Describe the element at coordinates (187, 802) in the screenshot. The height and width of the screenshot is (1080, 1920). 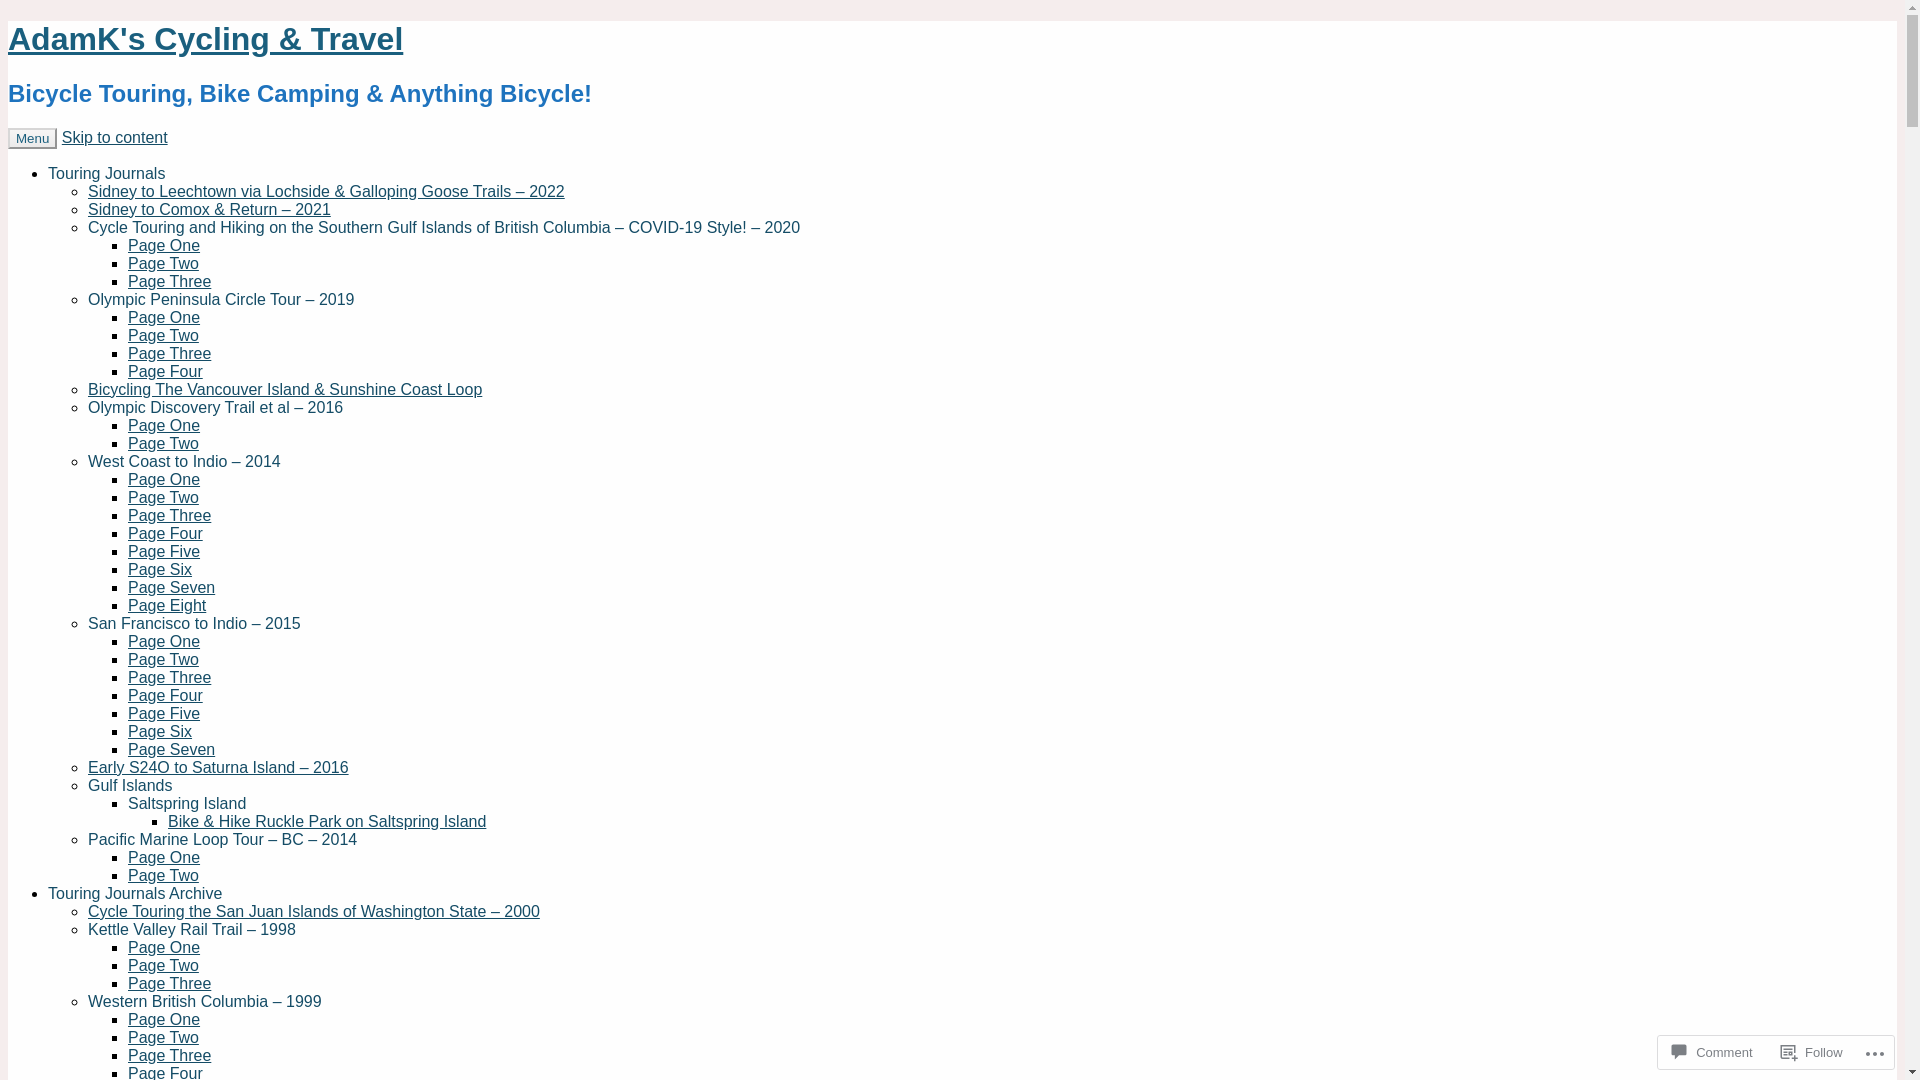
I see `'Saltspring Island'` at that location.